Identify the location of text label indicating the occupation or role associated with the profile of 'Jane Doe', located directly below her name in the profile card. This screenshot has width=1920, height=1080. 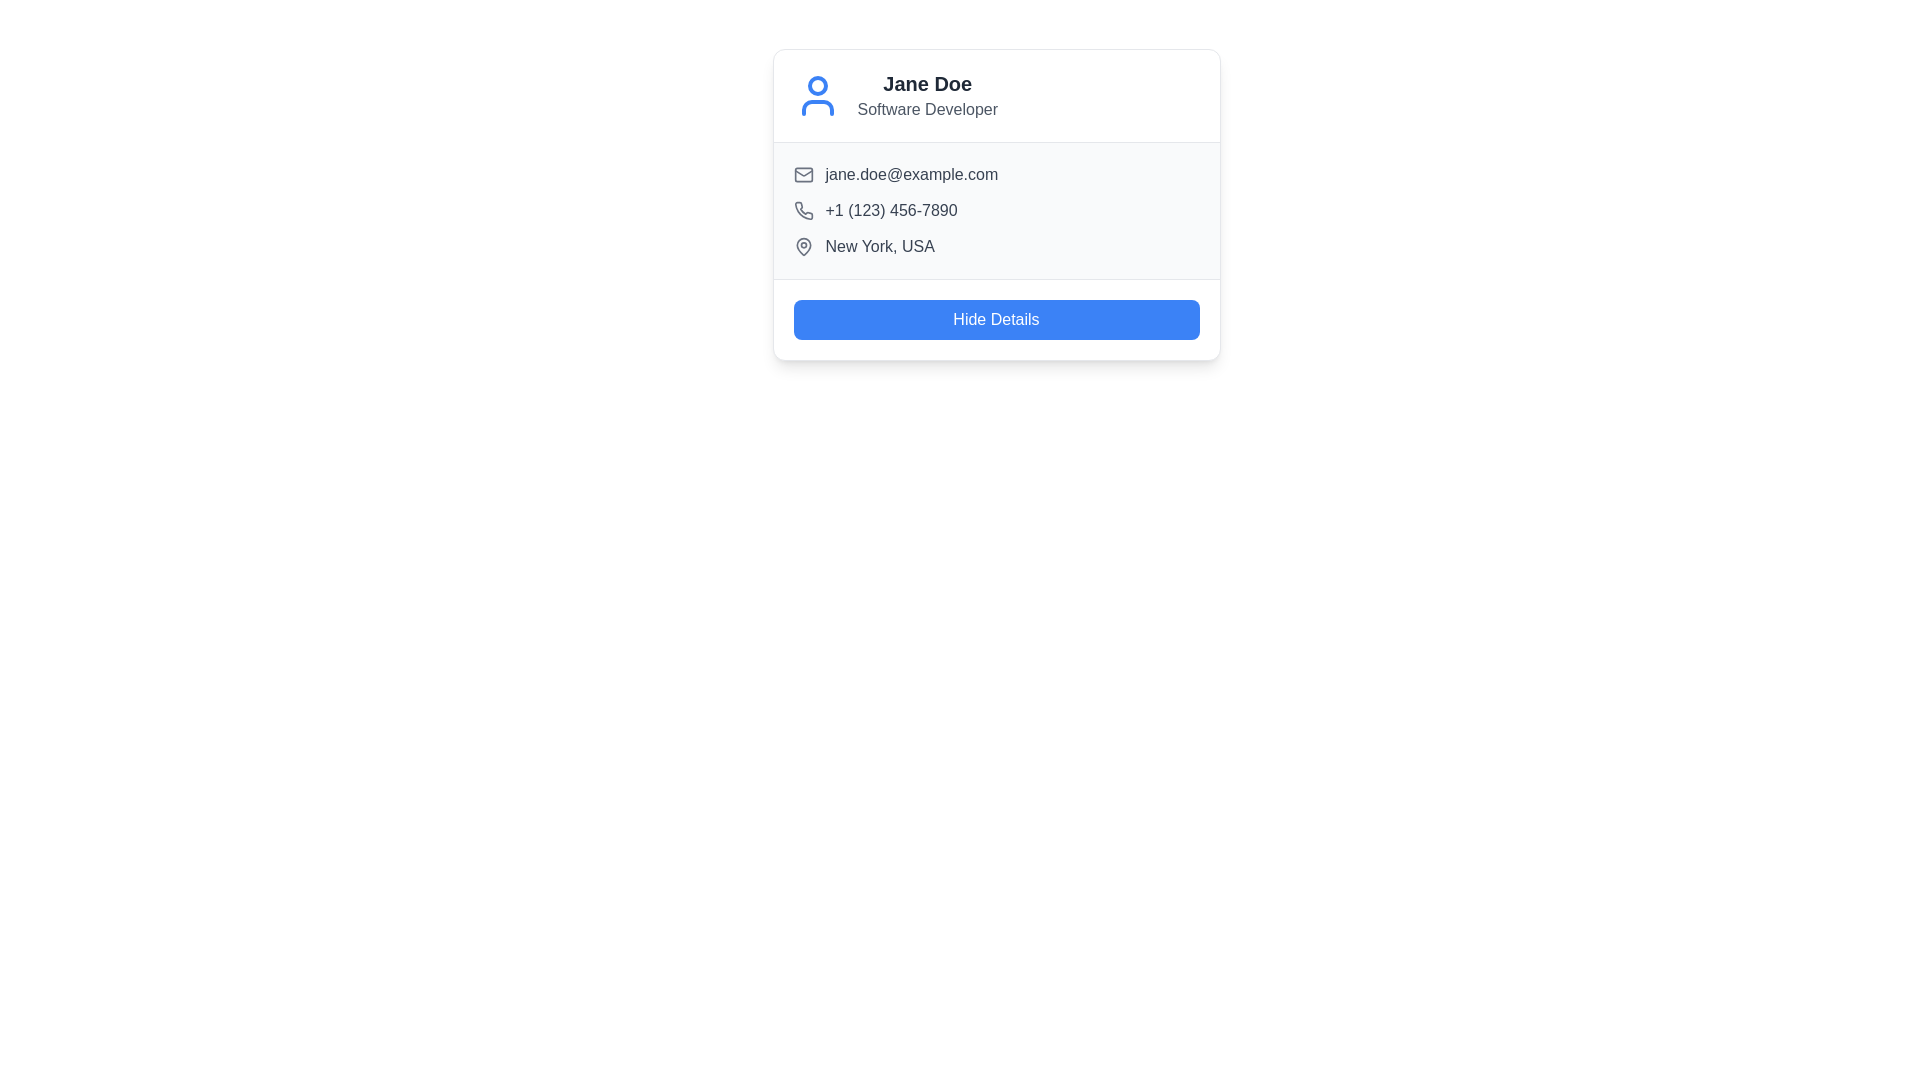
(926, 110).